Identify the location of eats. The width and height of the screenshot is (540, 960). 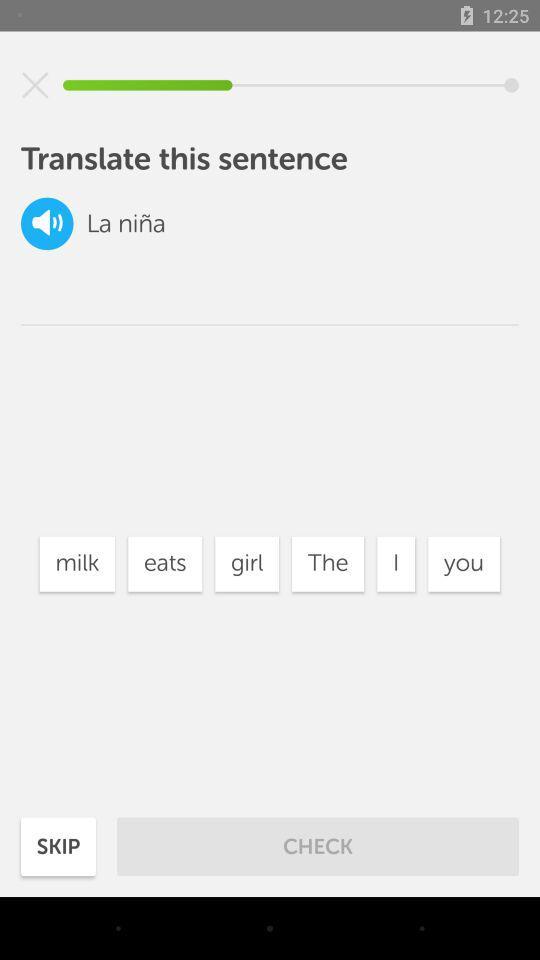
(164, 564).